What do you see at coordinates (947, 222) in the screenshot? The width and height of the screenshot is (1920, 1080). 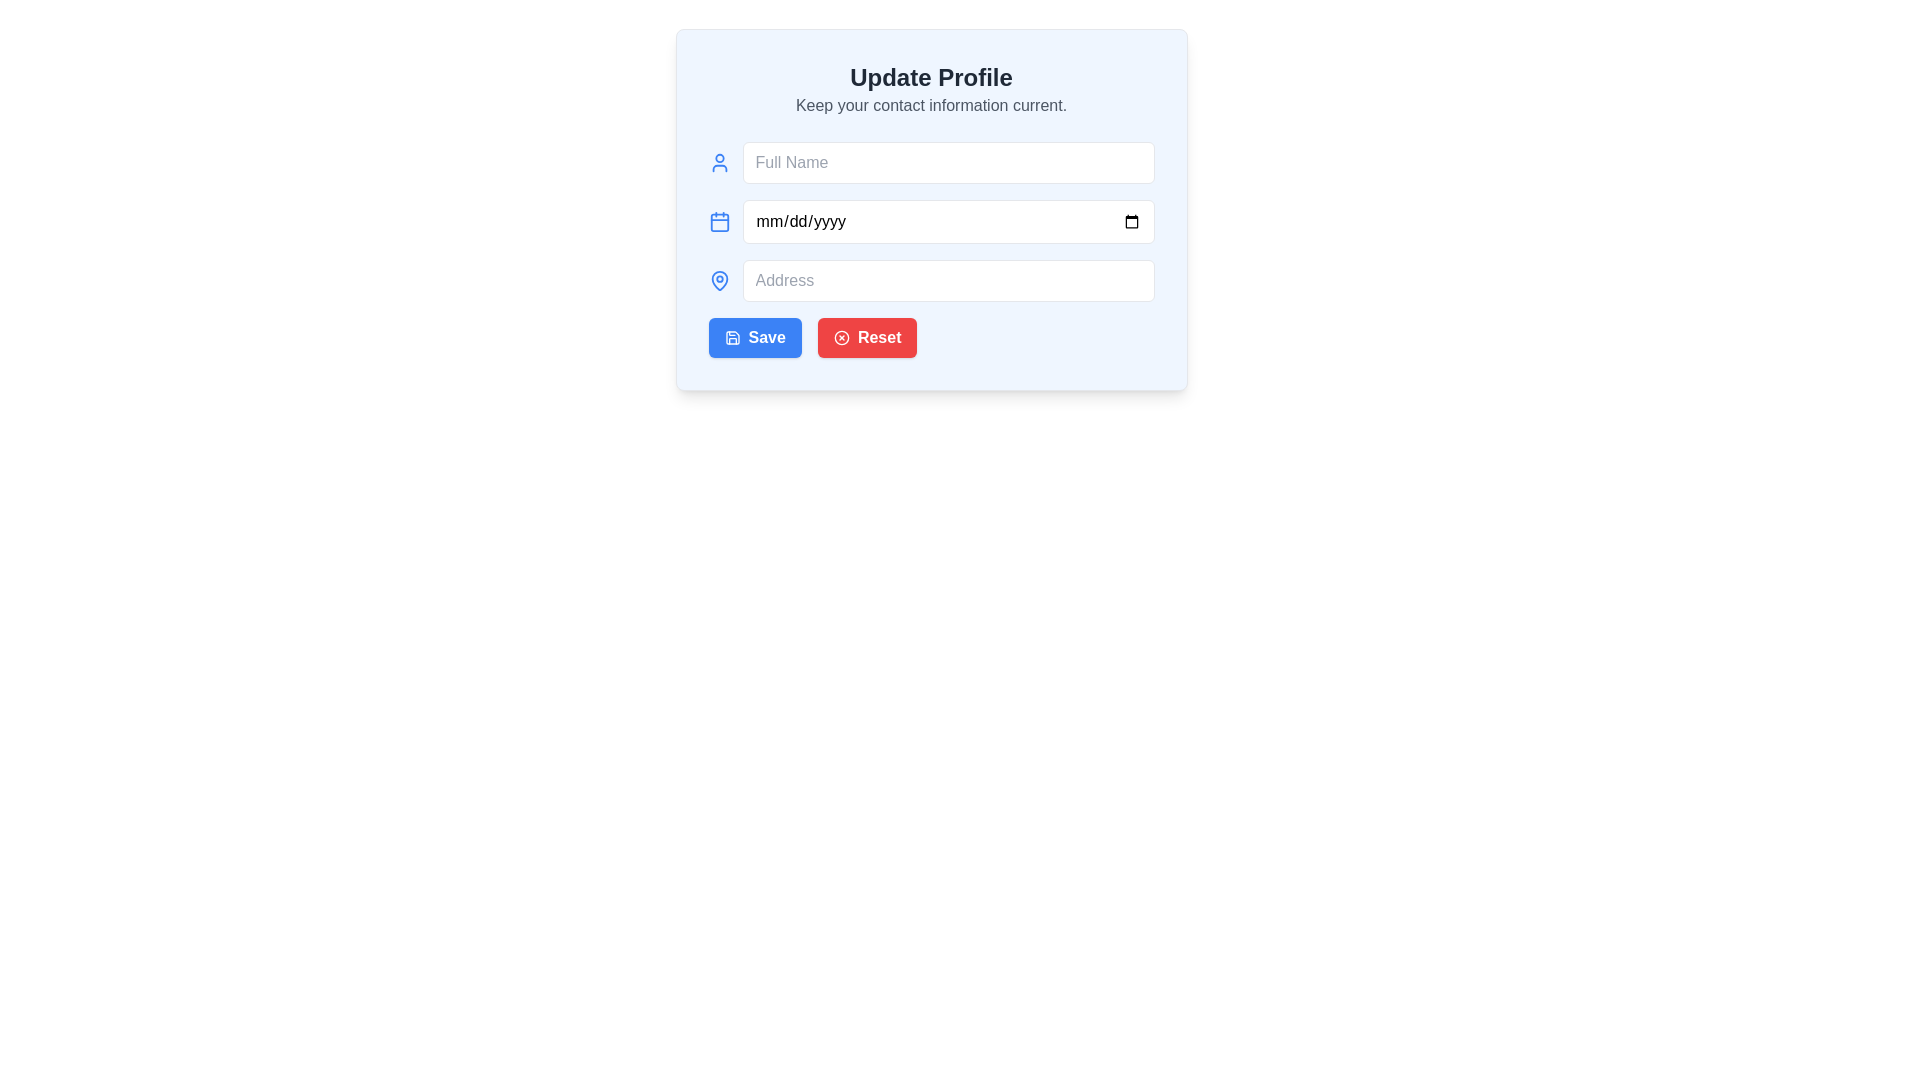 I see `a date from the calendar view of the Date input field situated below the 'Full Name' input field and above the 'Address' input field, identified by the calendar icon on the left` at bounding box center [947, 222].